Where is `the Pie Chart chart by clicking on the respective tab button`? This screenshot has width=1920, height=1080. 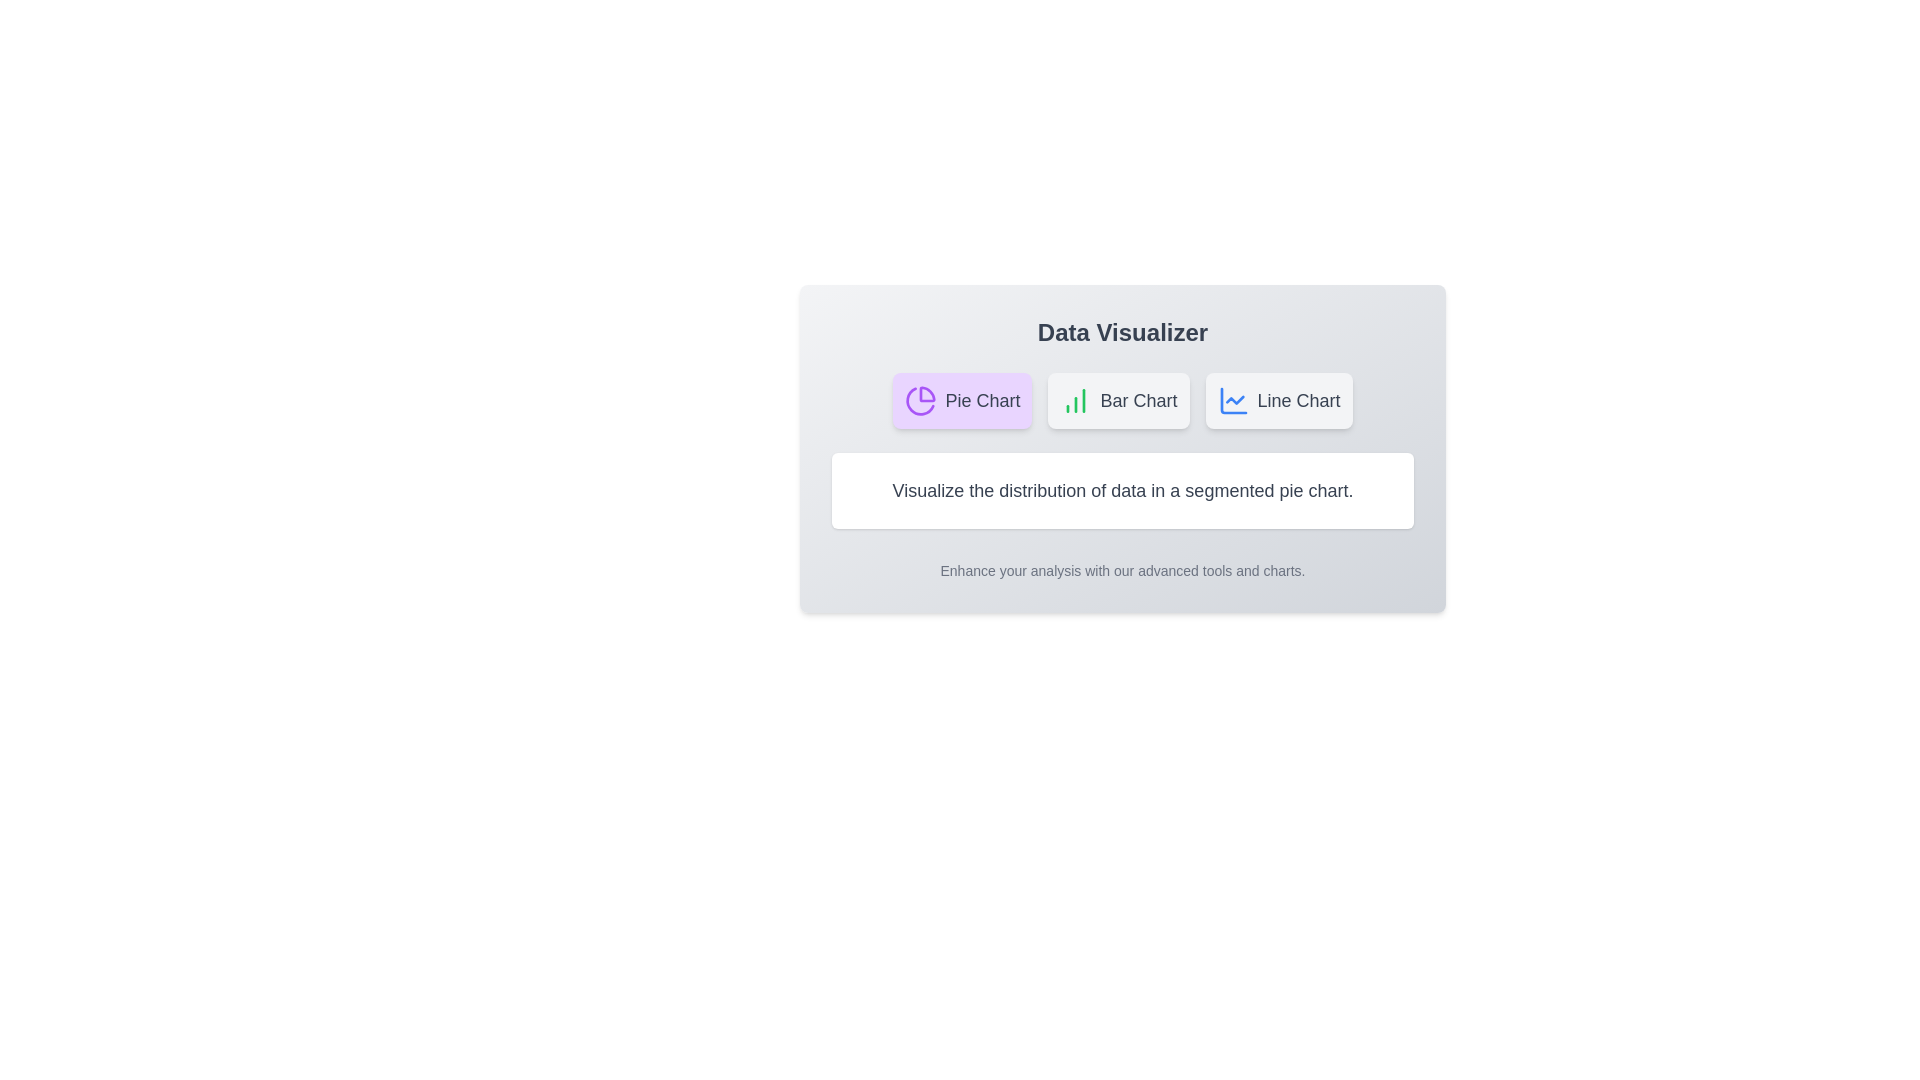 the Pie Chart chart by clicking on the respective tab button is located at coordinates (962, 401).